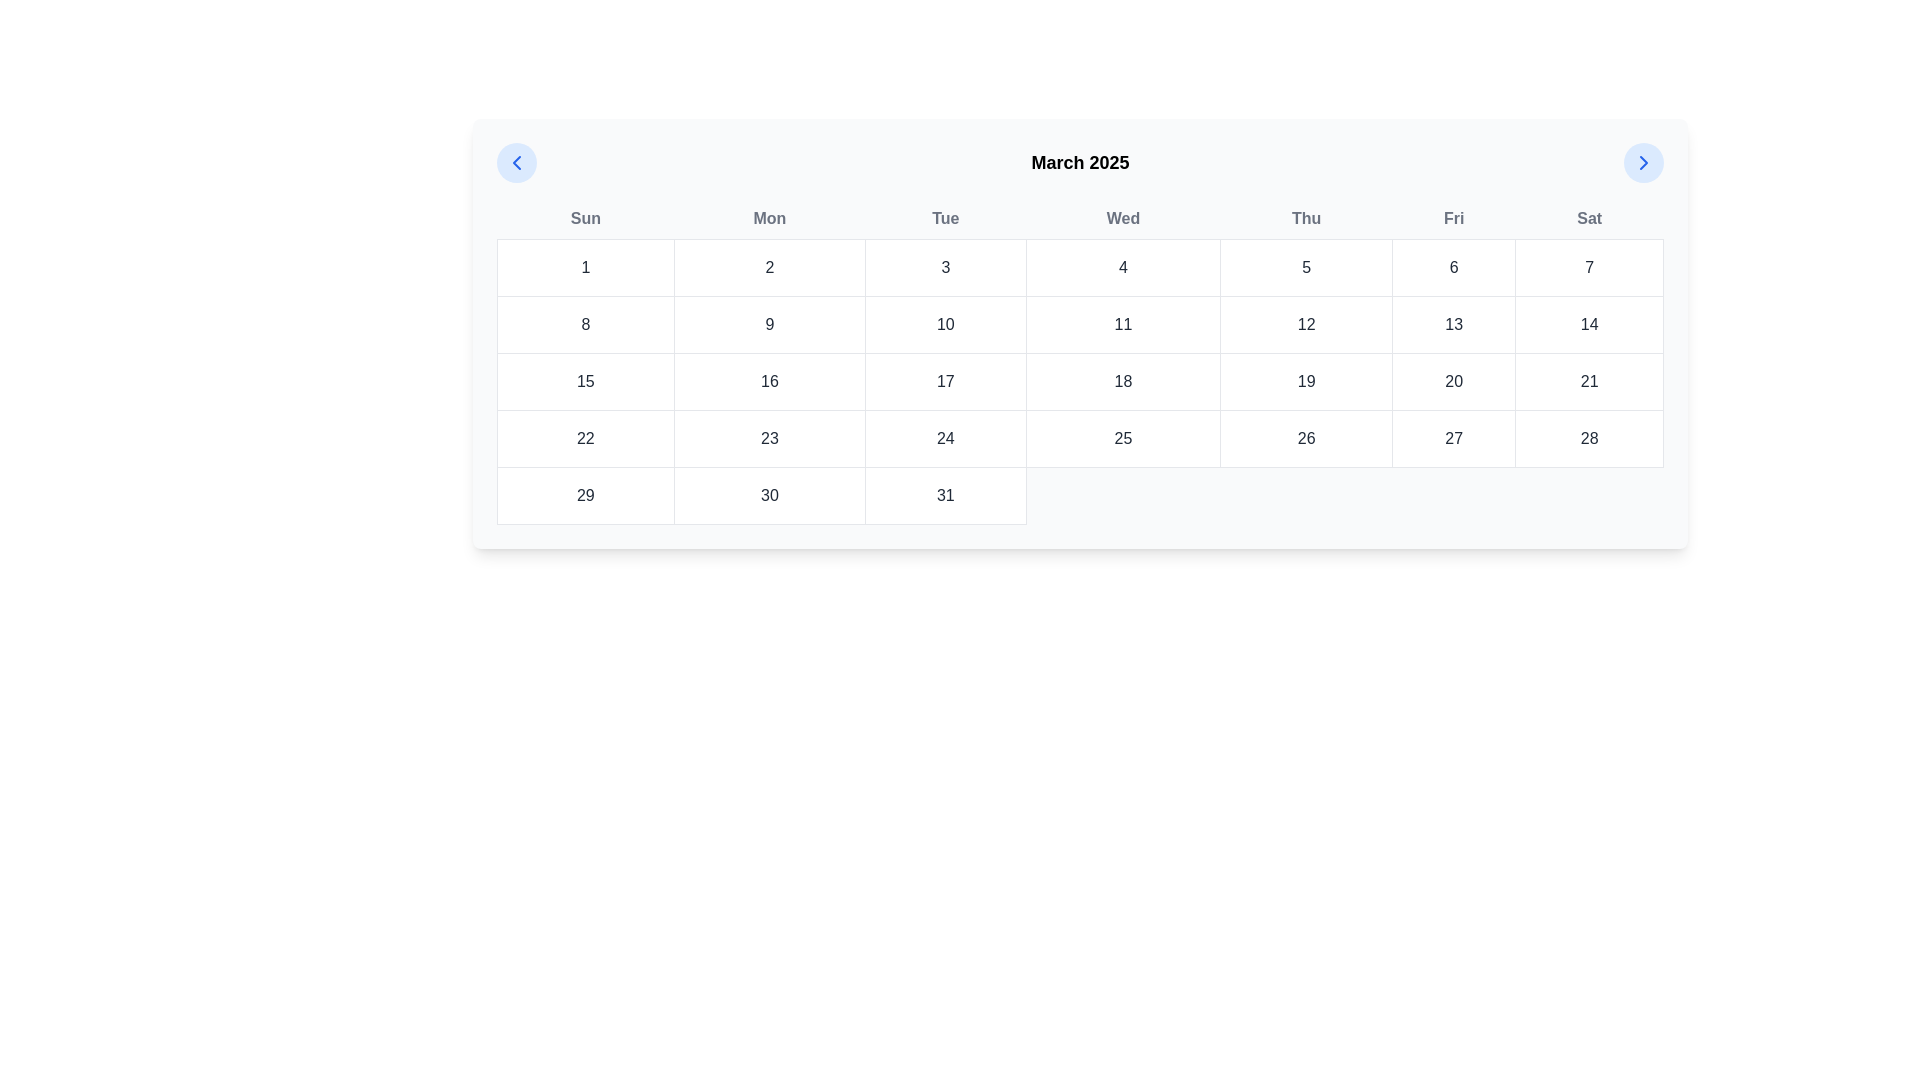 The width and height of the screenshot is (1920, 1080). Describe the element at coordinates (944, 219) in the screenshot. I see `the text label displaying 'Tue' in the calendar header, which is the third label in the sequence of day names` at that location.